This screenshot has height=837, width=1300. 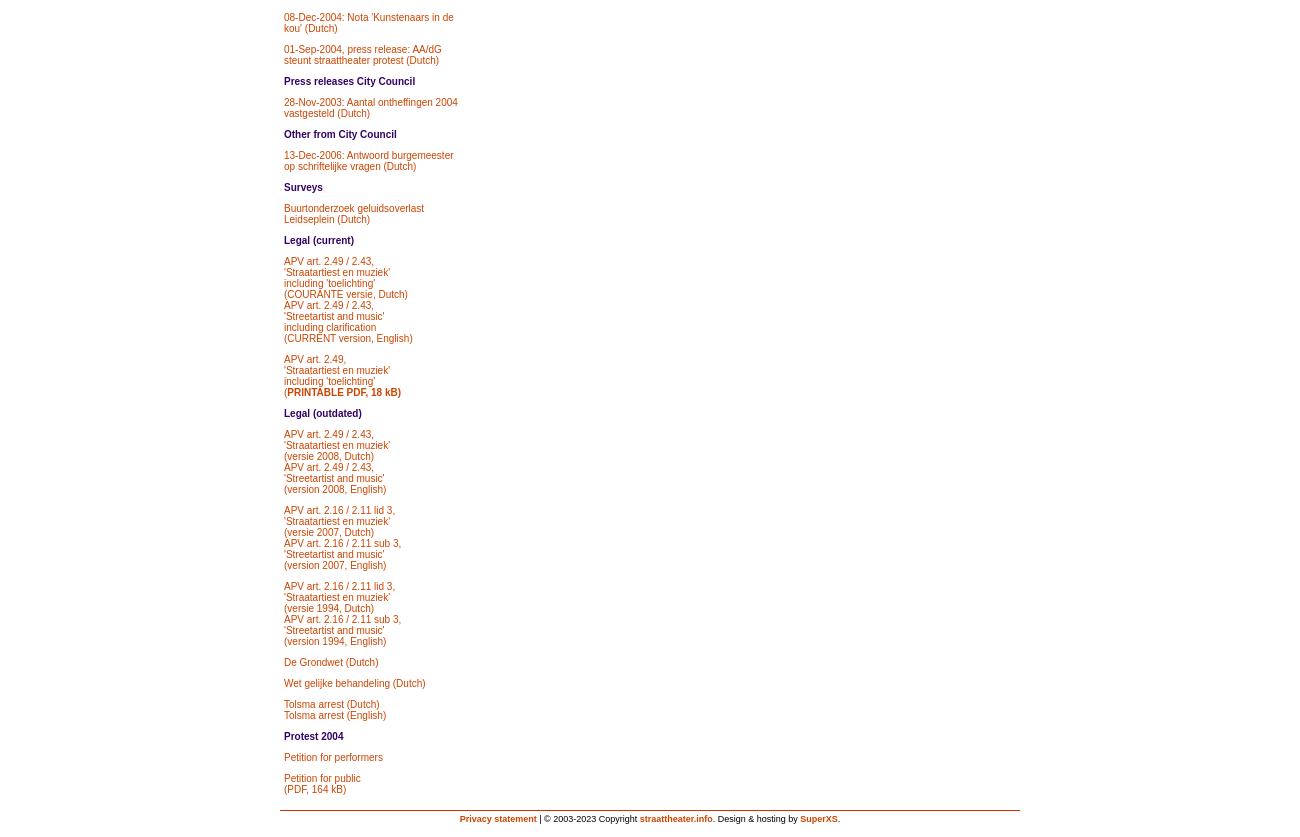 What do you see at coordinates (330, 703) in the screenshot?
I see `'Tolsma arrest (Dutch)'` at bounding box center [330, 703].